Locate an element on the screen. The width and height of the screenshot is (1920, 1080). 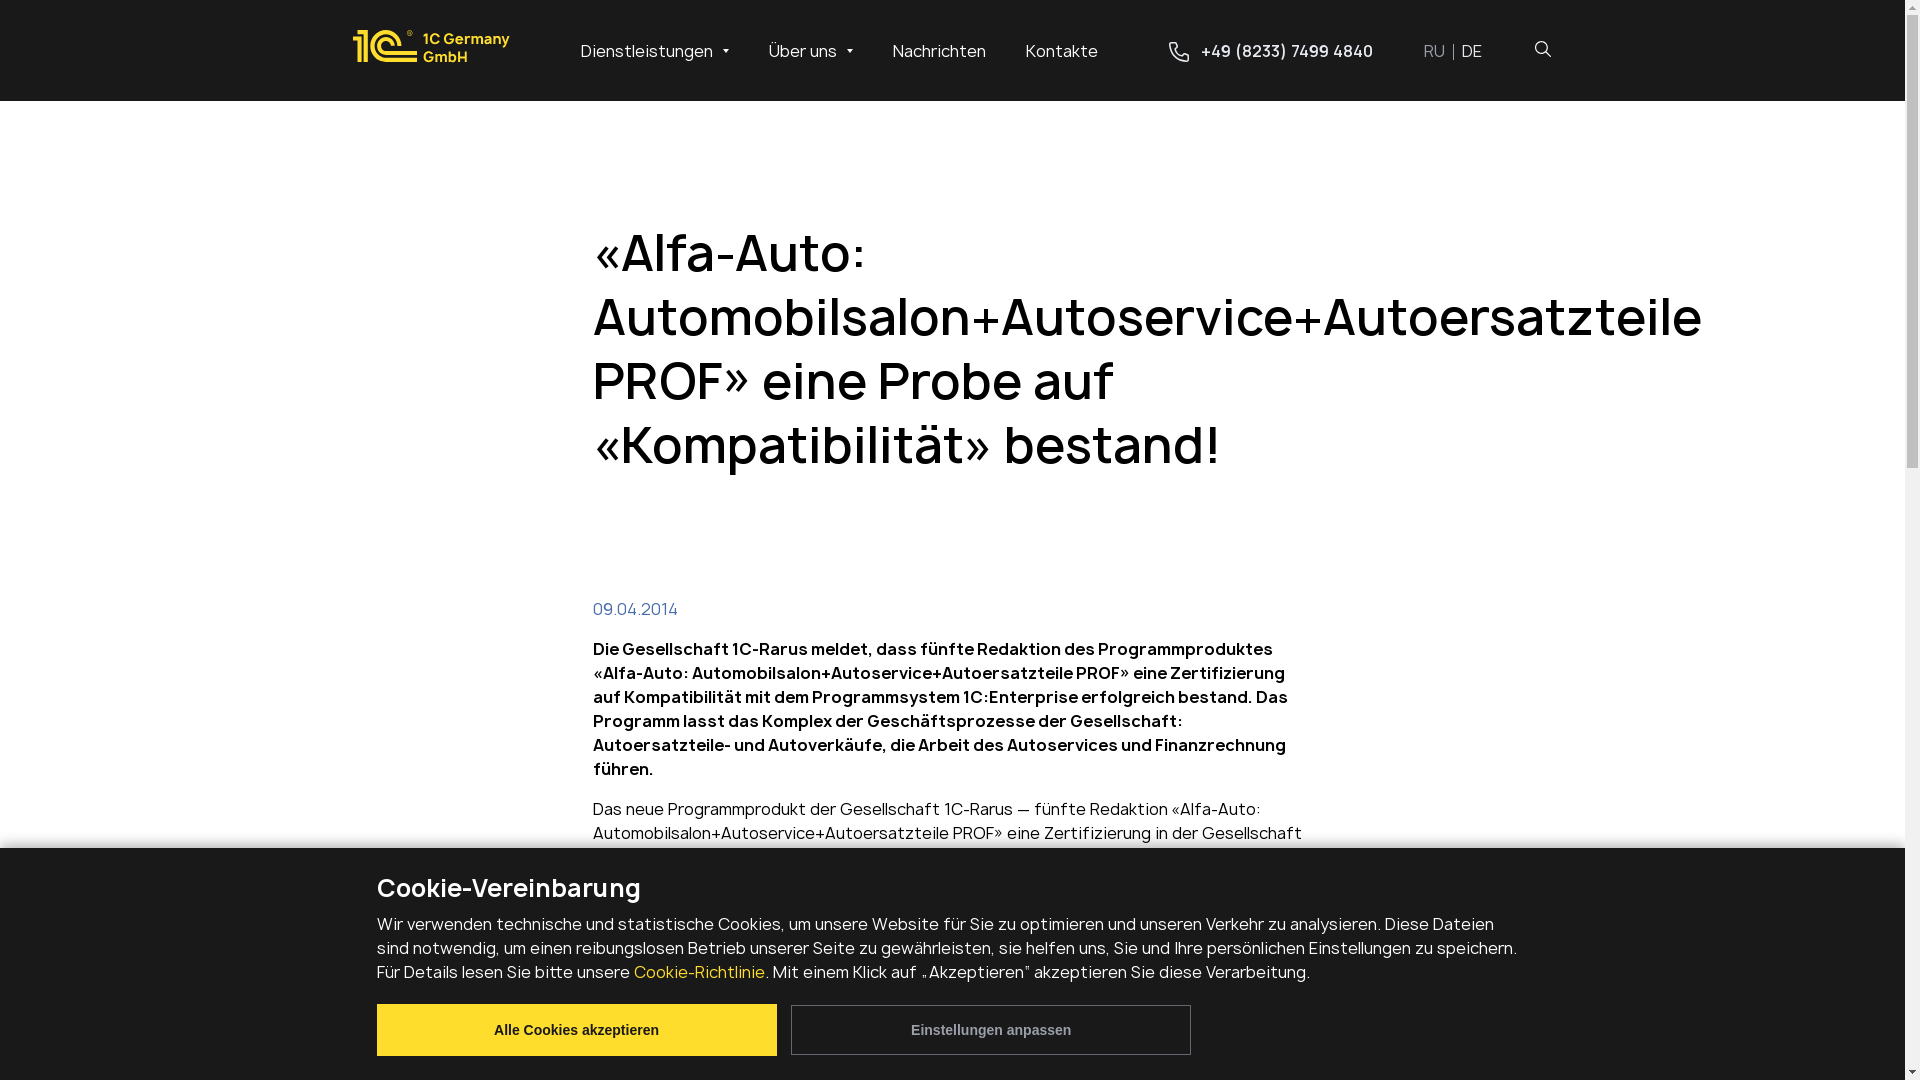
'Kontakte' is located at coordinates (1060, 49).